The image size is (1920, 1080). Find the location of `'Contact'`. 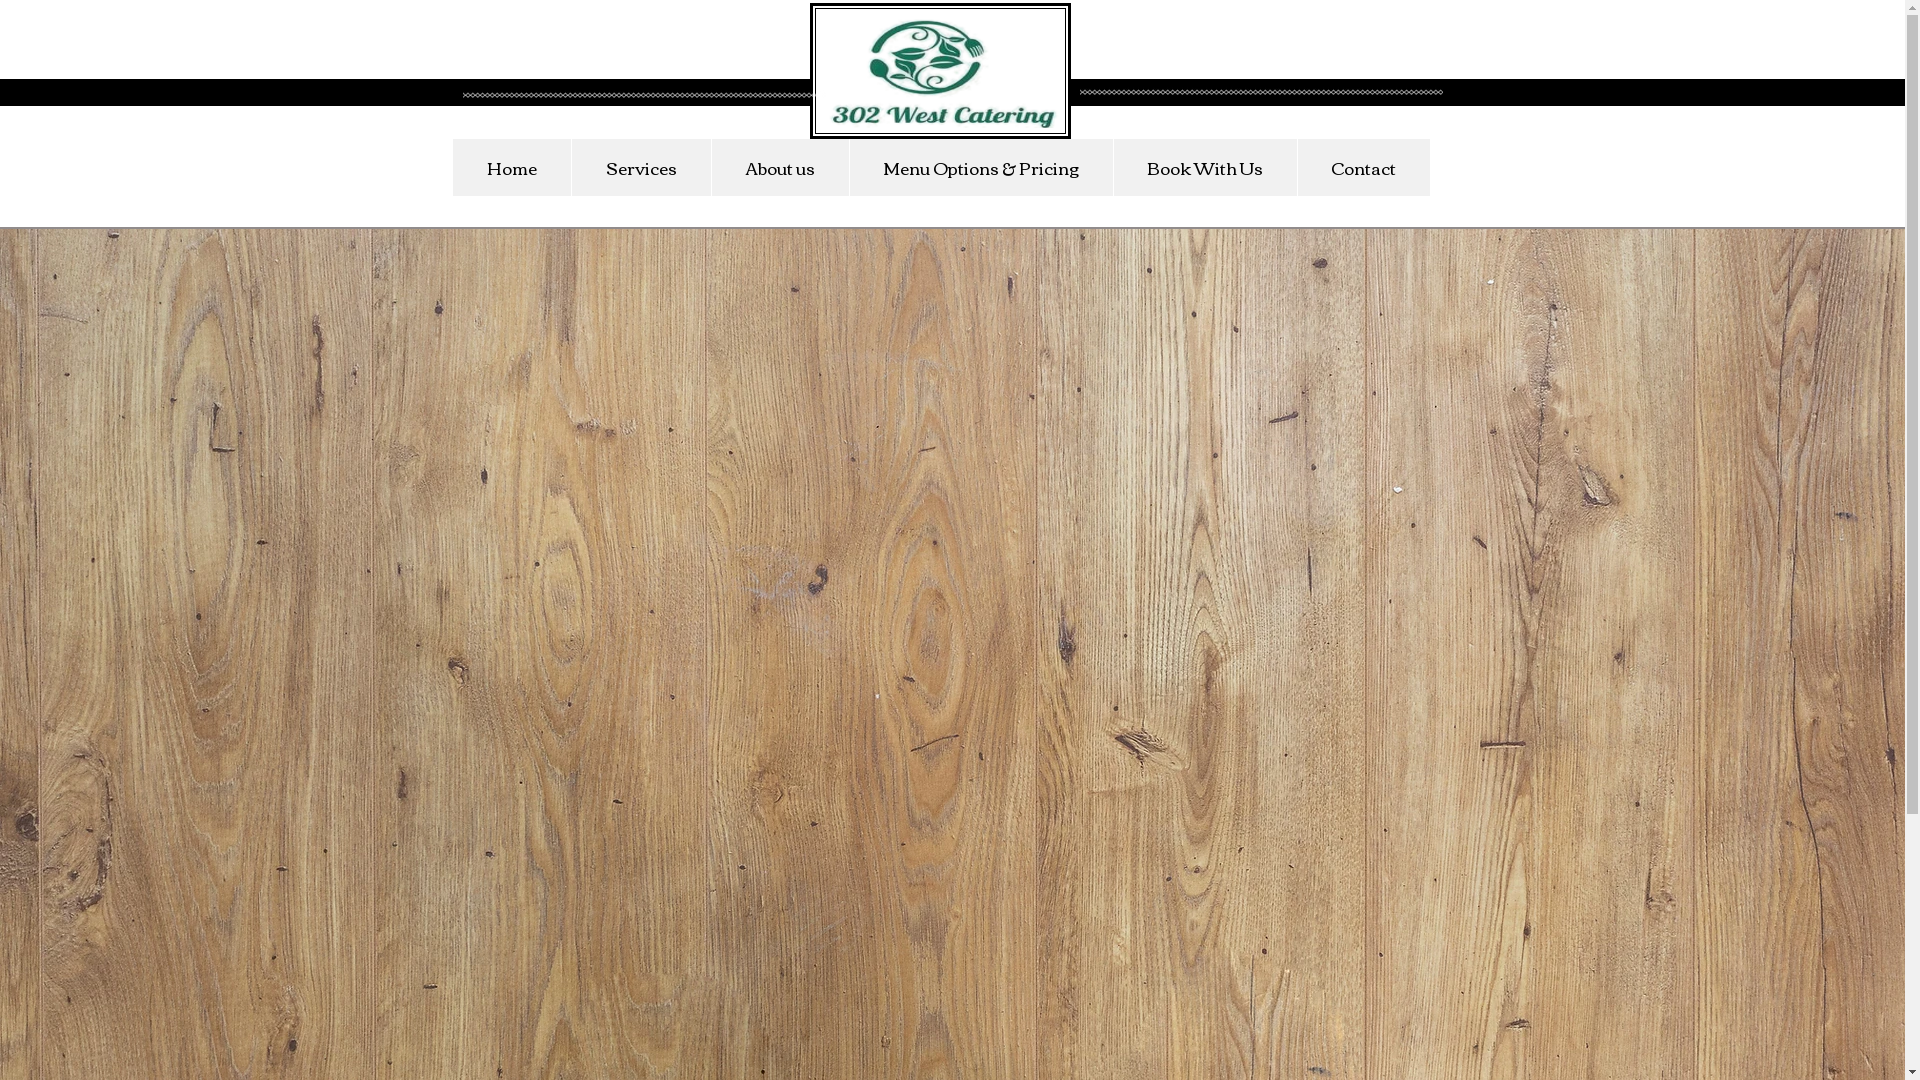

'Contact' is located at coordinates (1361, 166).